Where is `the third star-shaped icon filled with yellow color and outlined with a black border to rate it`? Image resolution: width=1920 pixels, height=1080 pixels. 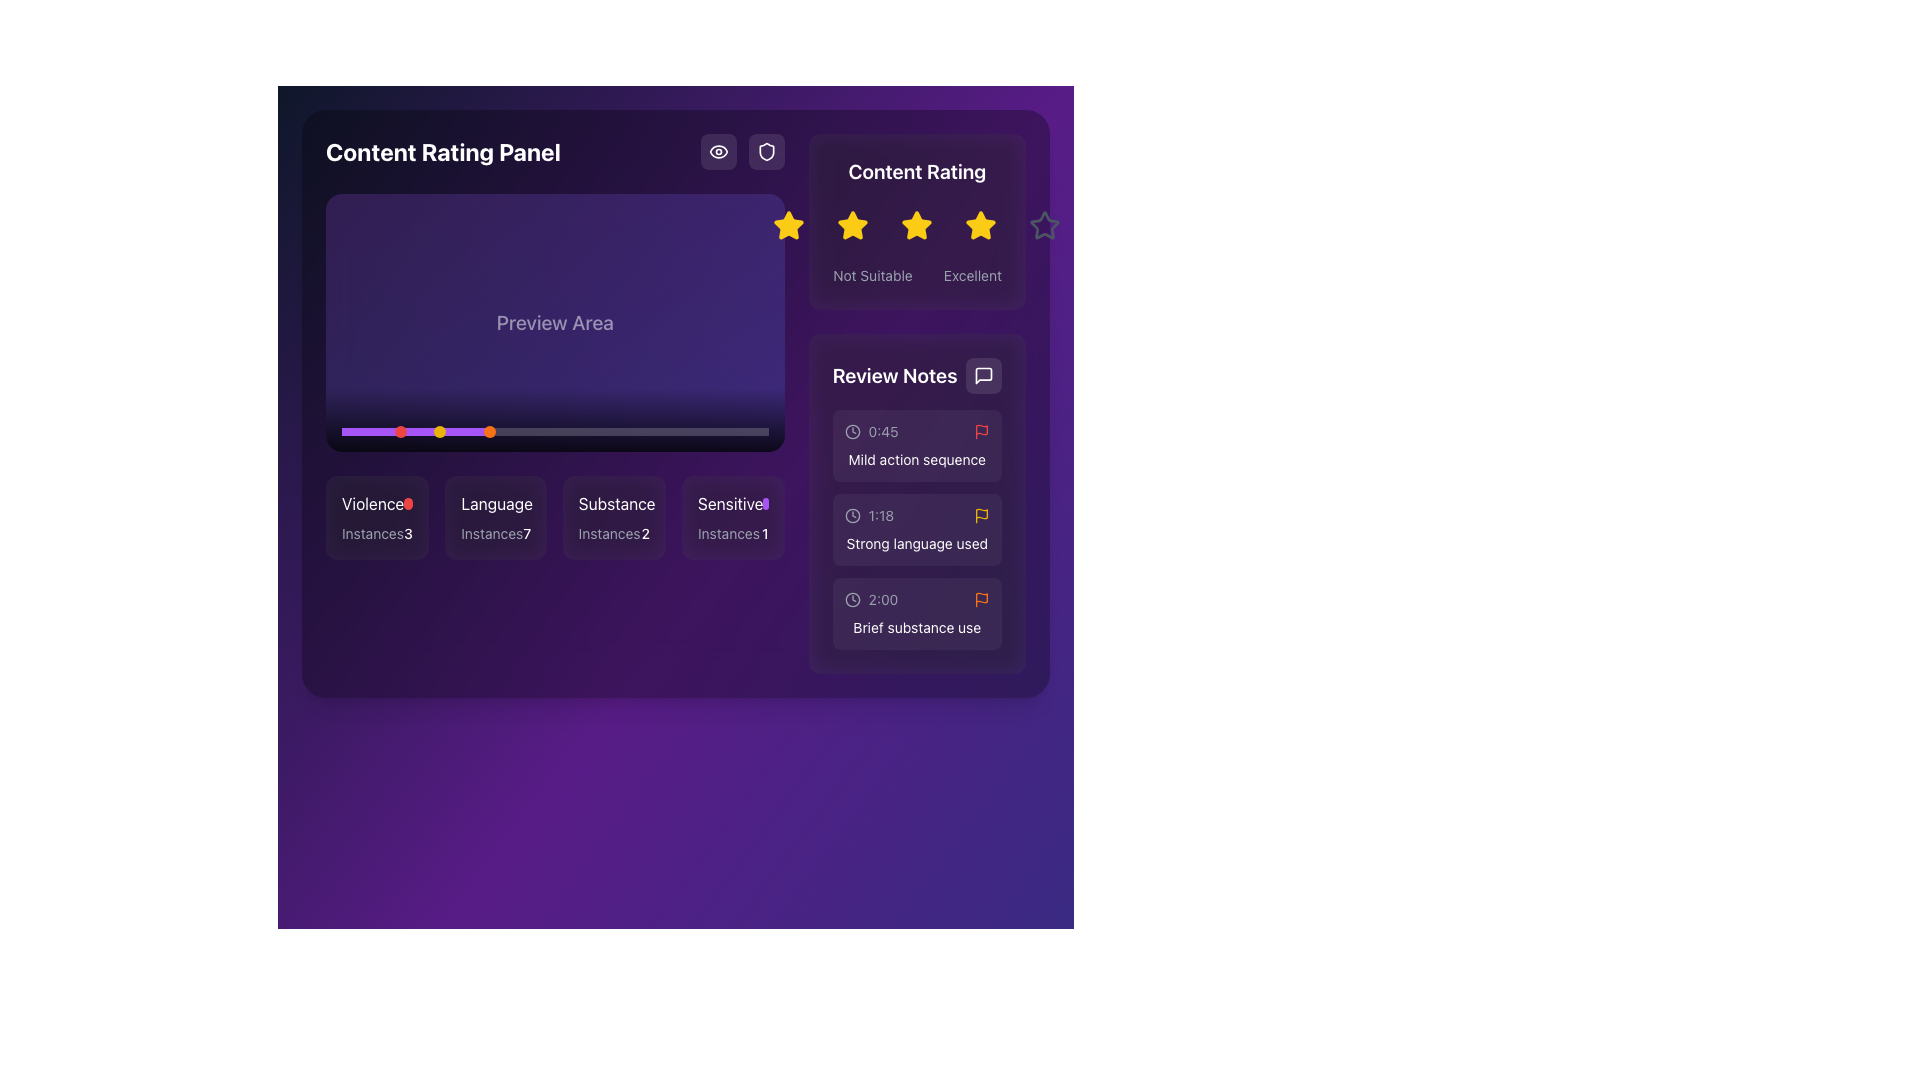 the third star-shaped icon filled with yellow color and outlined with a black border to rate it is located at coordinates (916, 225).